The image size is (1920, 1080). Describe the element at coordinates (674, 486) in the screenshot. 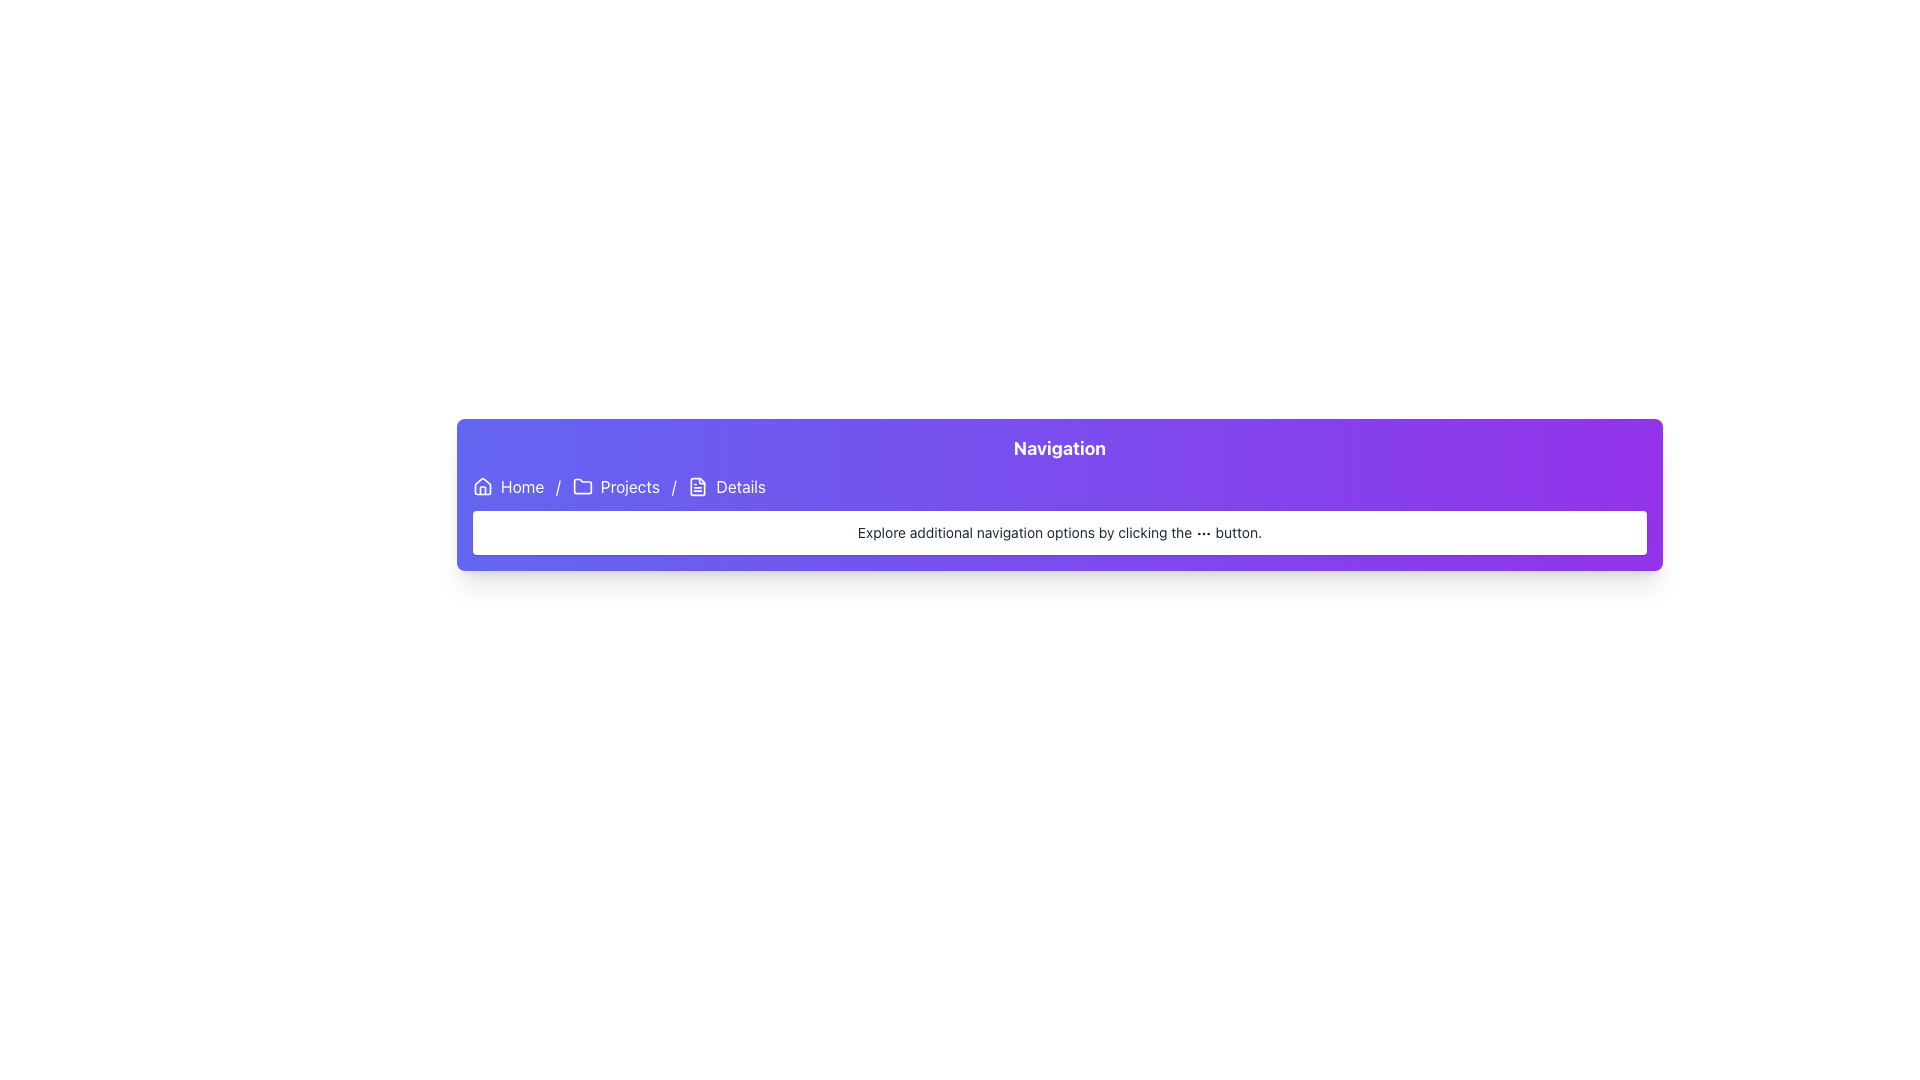

I see `the second forward slash in the breadcrumb navigation, which visually separates the 'Projects' and 'Details' labels` at that location.